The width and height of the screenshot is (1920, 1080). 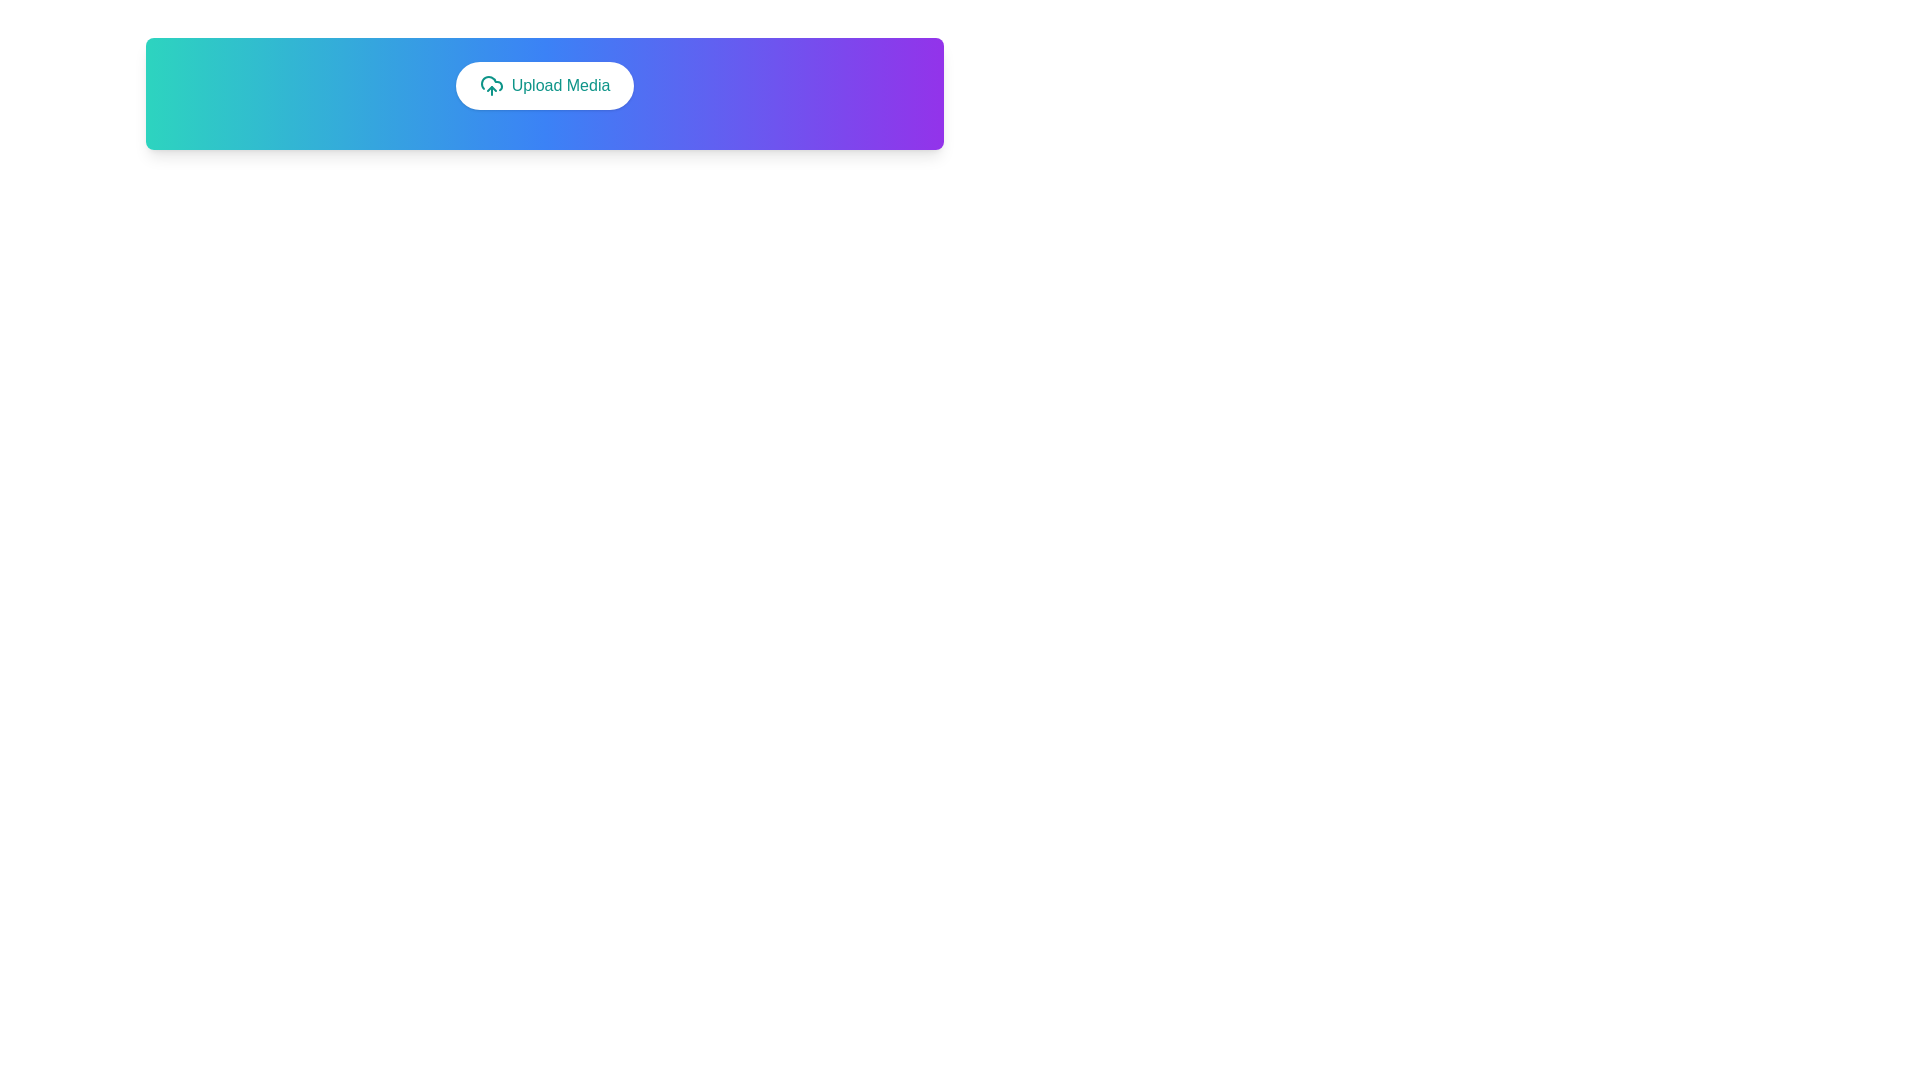 What do you see at coordinates (544, 84) in the screenshot?
I see `the file-upload button located near the center within the top gradient bar of the page` at bounding box center [544, 84].